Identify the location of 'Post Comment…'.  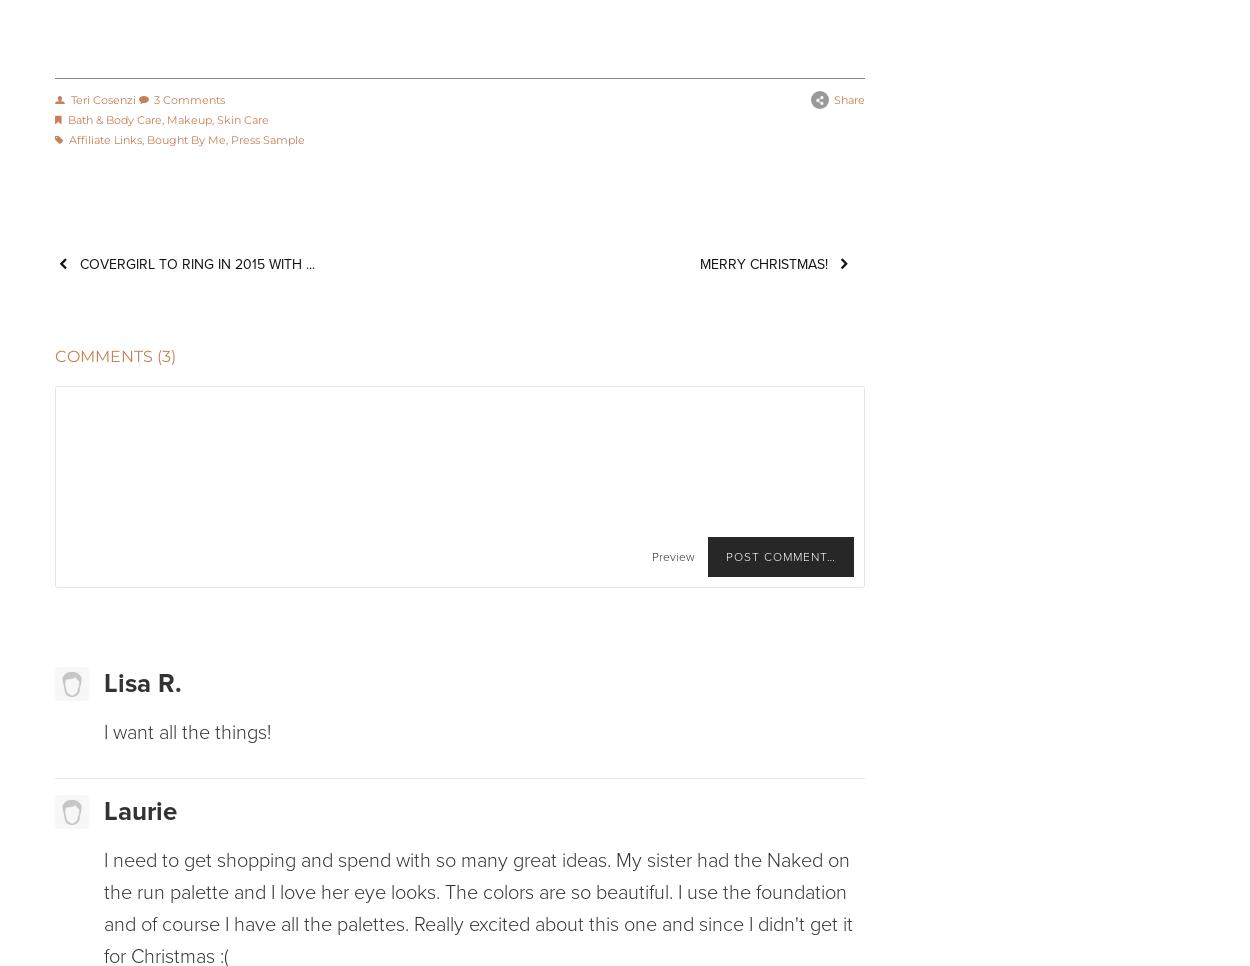
(781, 555).